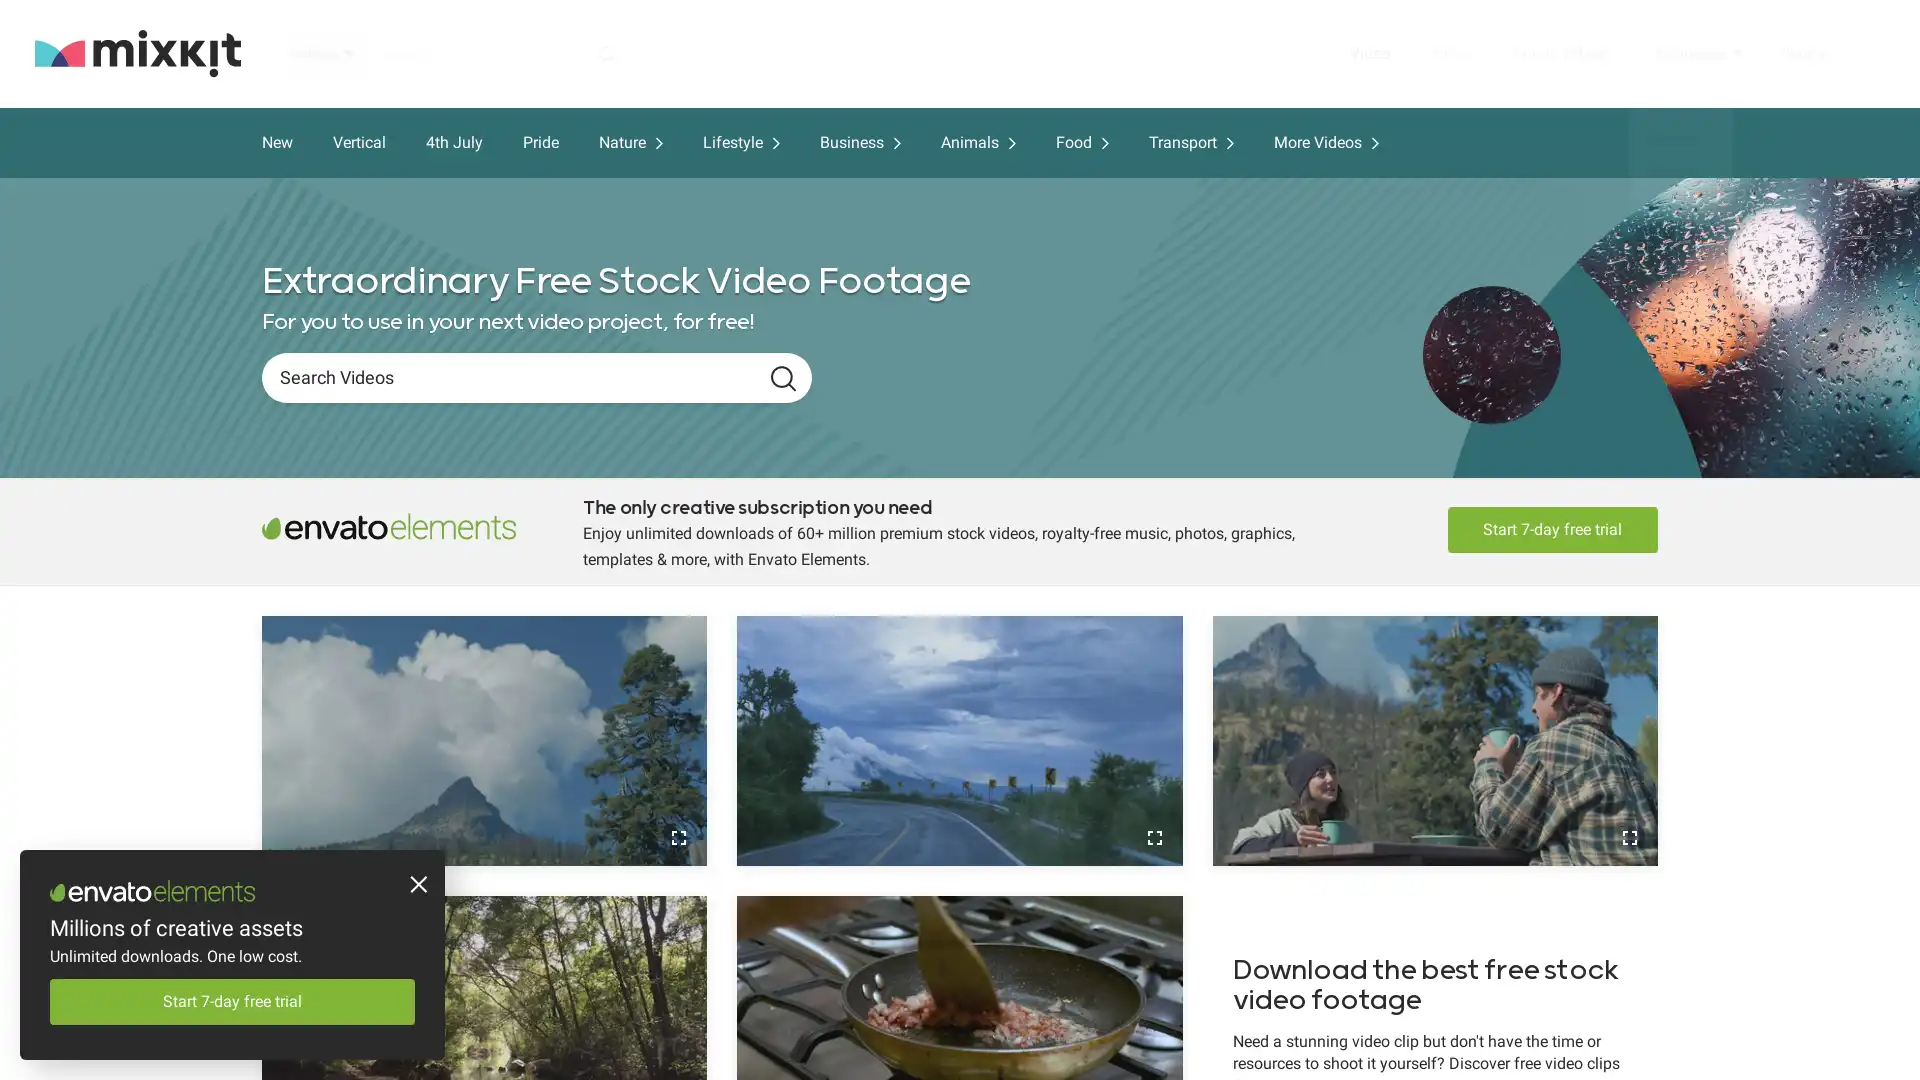 Image resolution: width=1920 pixels, height=1080 pixels. Describe the element at coordinates (605, 52) in the screenshot. I see `Search` at that location.